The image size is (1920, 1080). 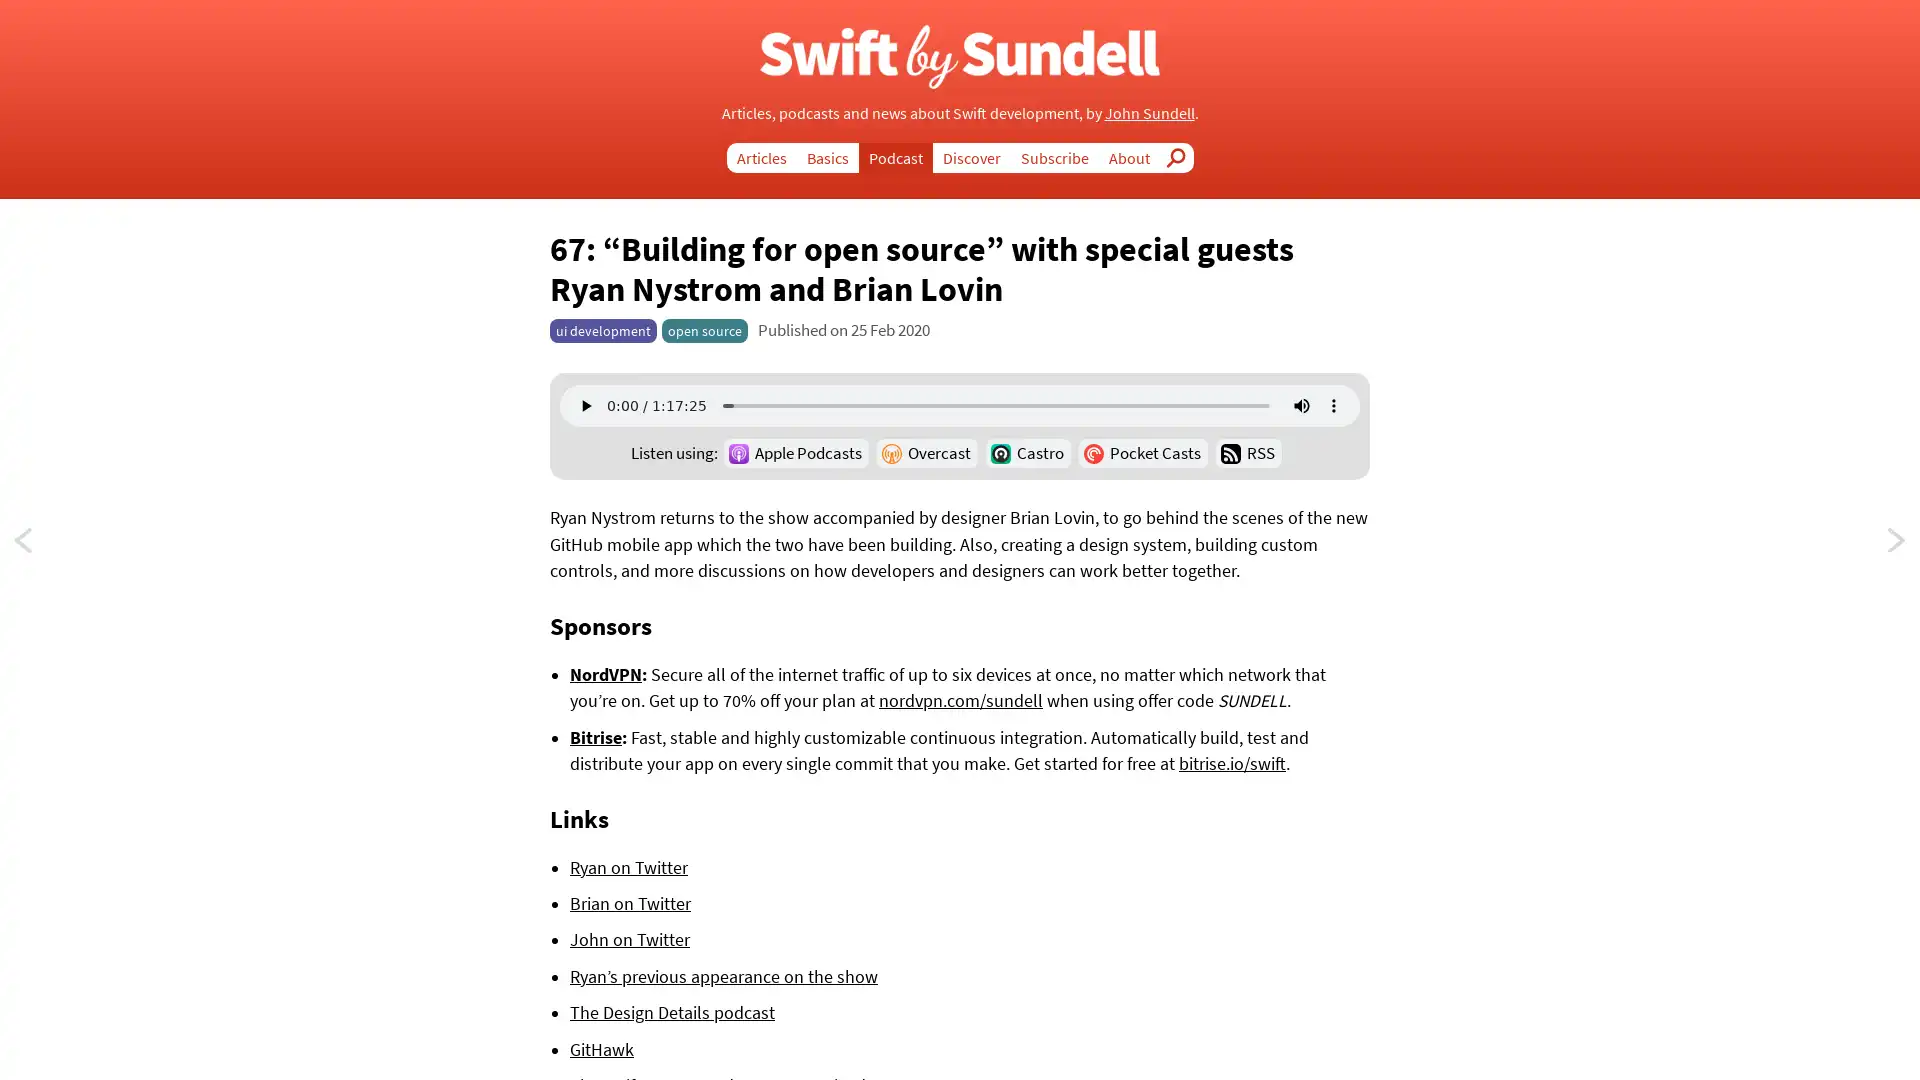 I want to click on show more media controls, so click(x=1334, y=405).